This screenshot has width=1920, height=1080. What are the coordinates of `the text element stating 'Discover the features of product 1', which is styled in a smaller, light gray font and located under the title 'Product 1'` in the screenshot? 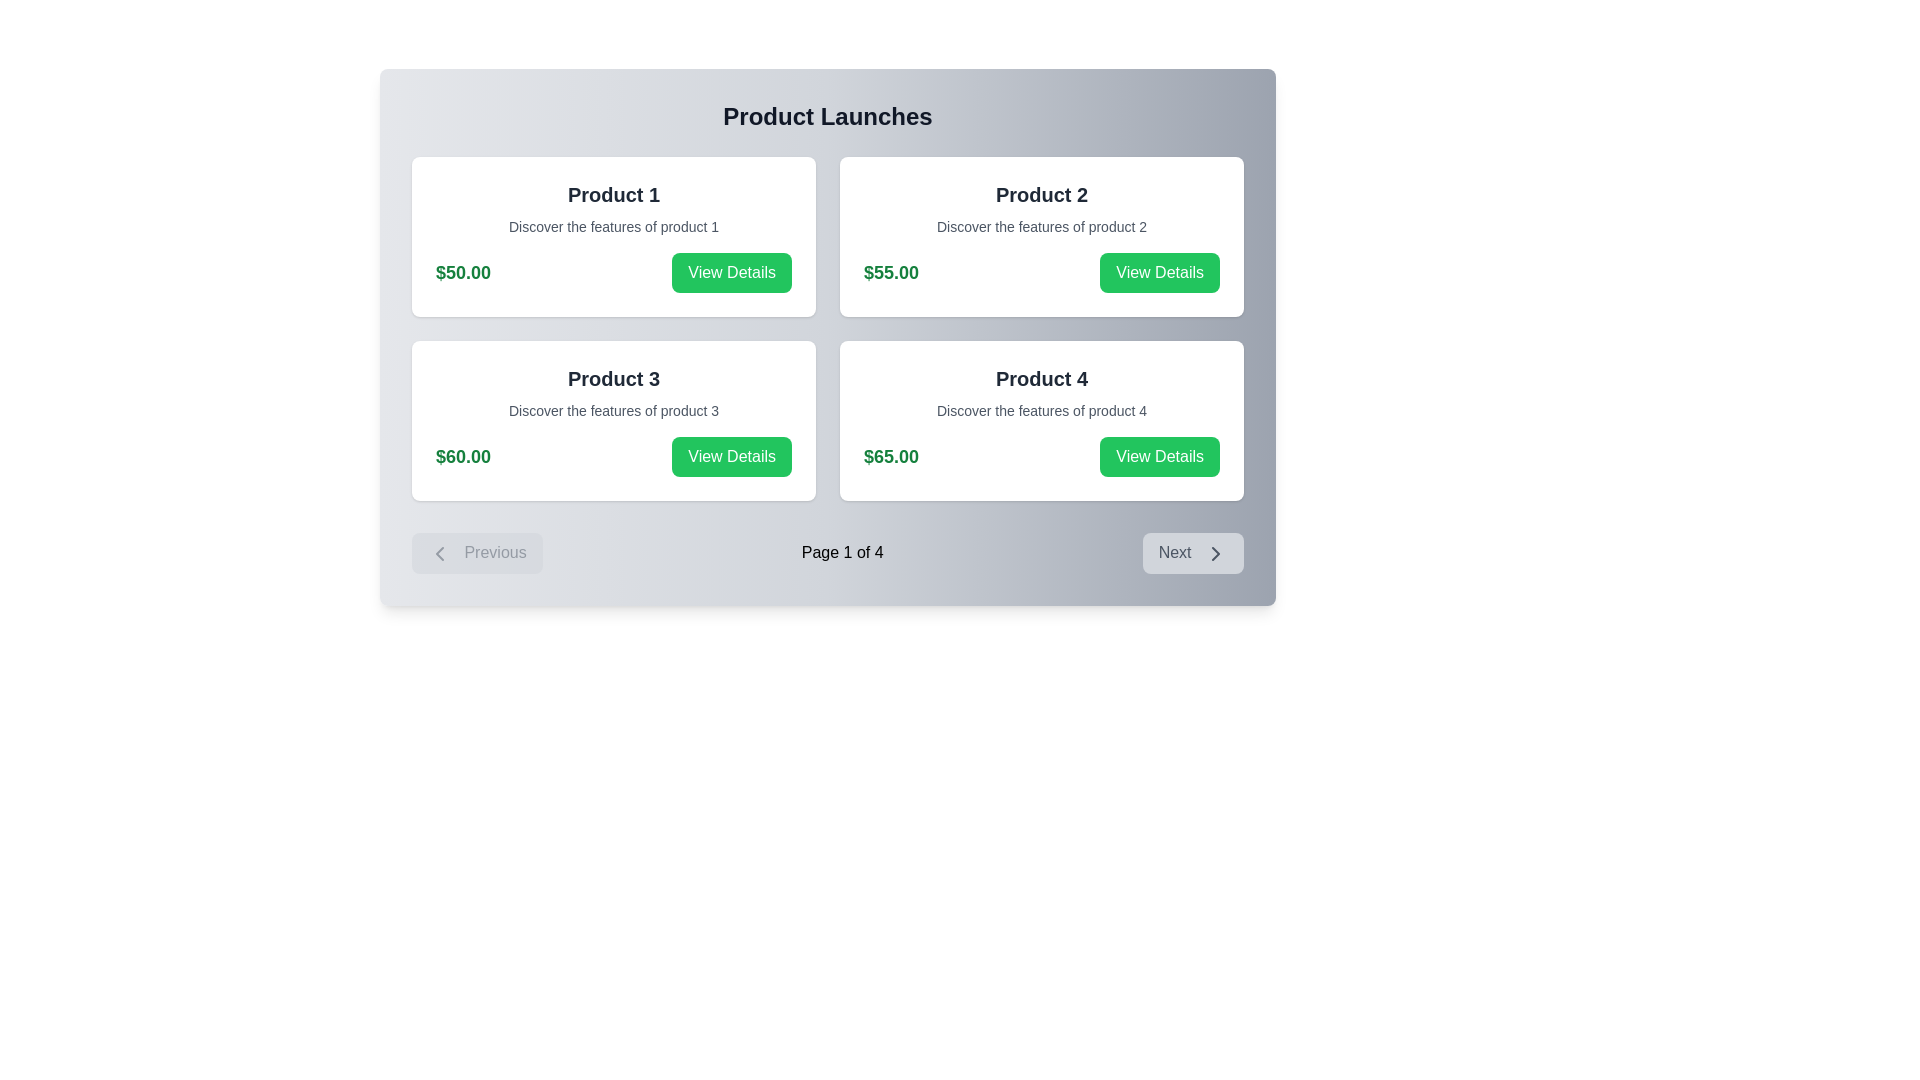 It's located at (613, 226).